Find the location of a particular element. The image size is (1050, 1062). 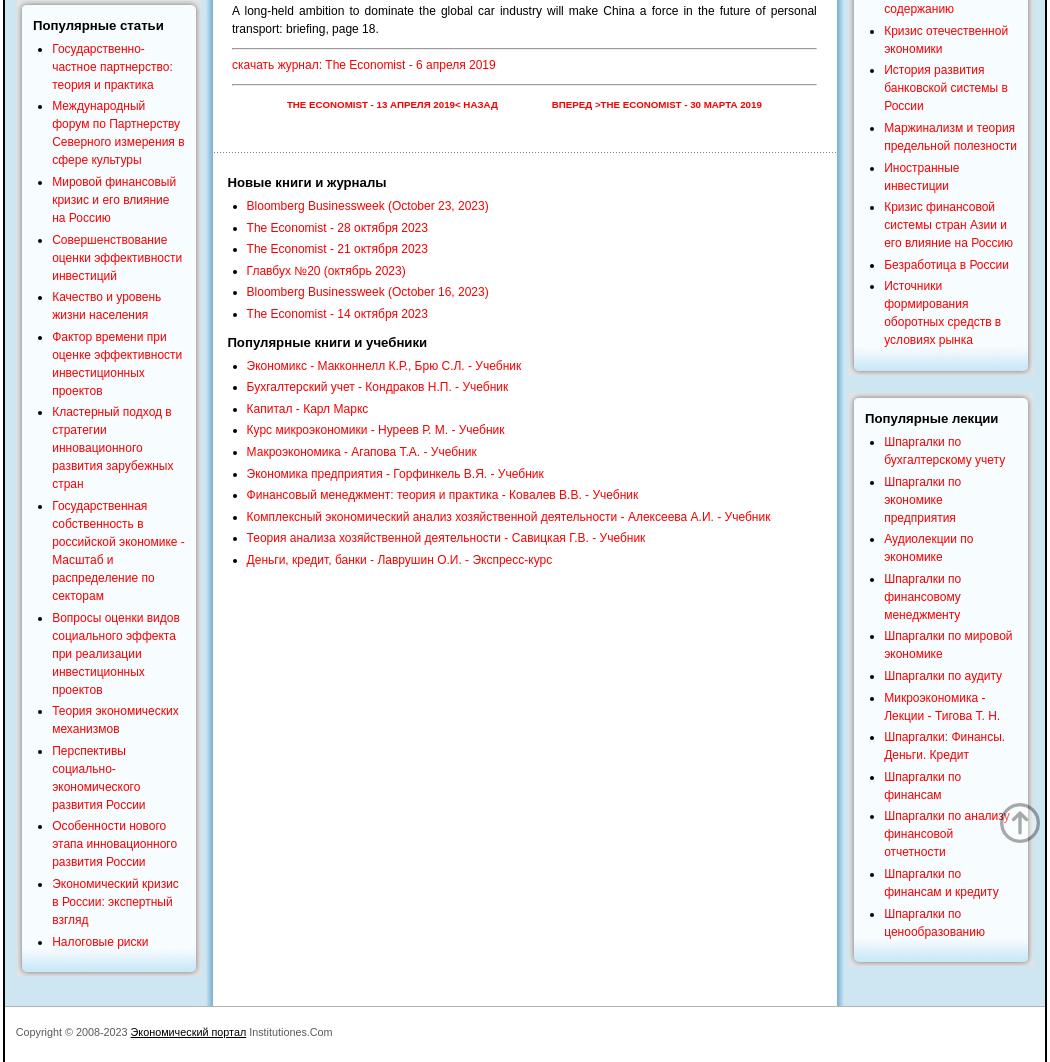

'Экономика предприятия - Горфинкель В.Я. - Учебник' is located at coordinates (394, 472).